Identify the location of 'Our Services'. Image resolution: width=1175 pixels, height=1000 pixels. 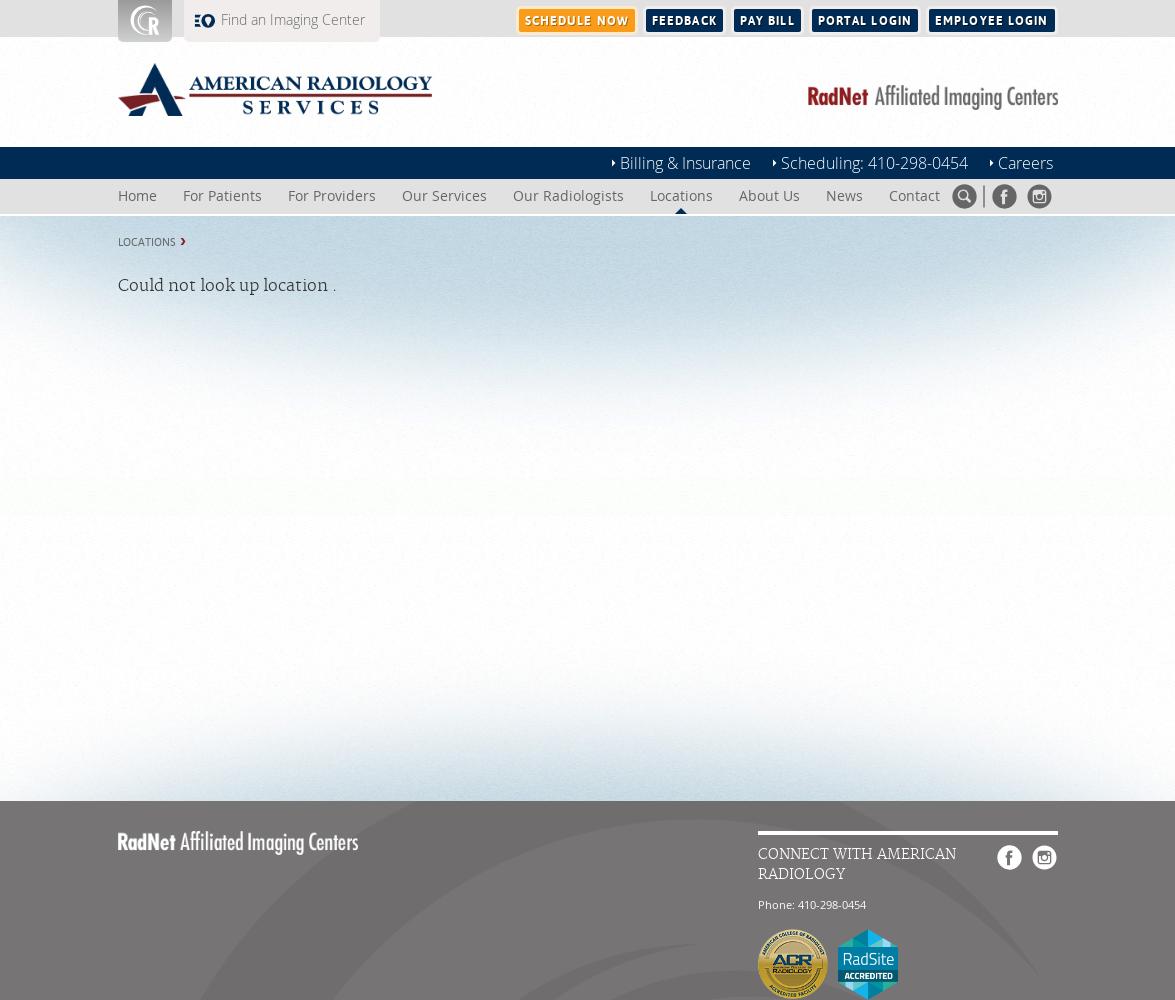
(443, 195).